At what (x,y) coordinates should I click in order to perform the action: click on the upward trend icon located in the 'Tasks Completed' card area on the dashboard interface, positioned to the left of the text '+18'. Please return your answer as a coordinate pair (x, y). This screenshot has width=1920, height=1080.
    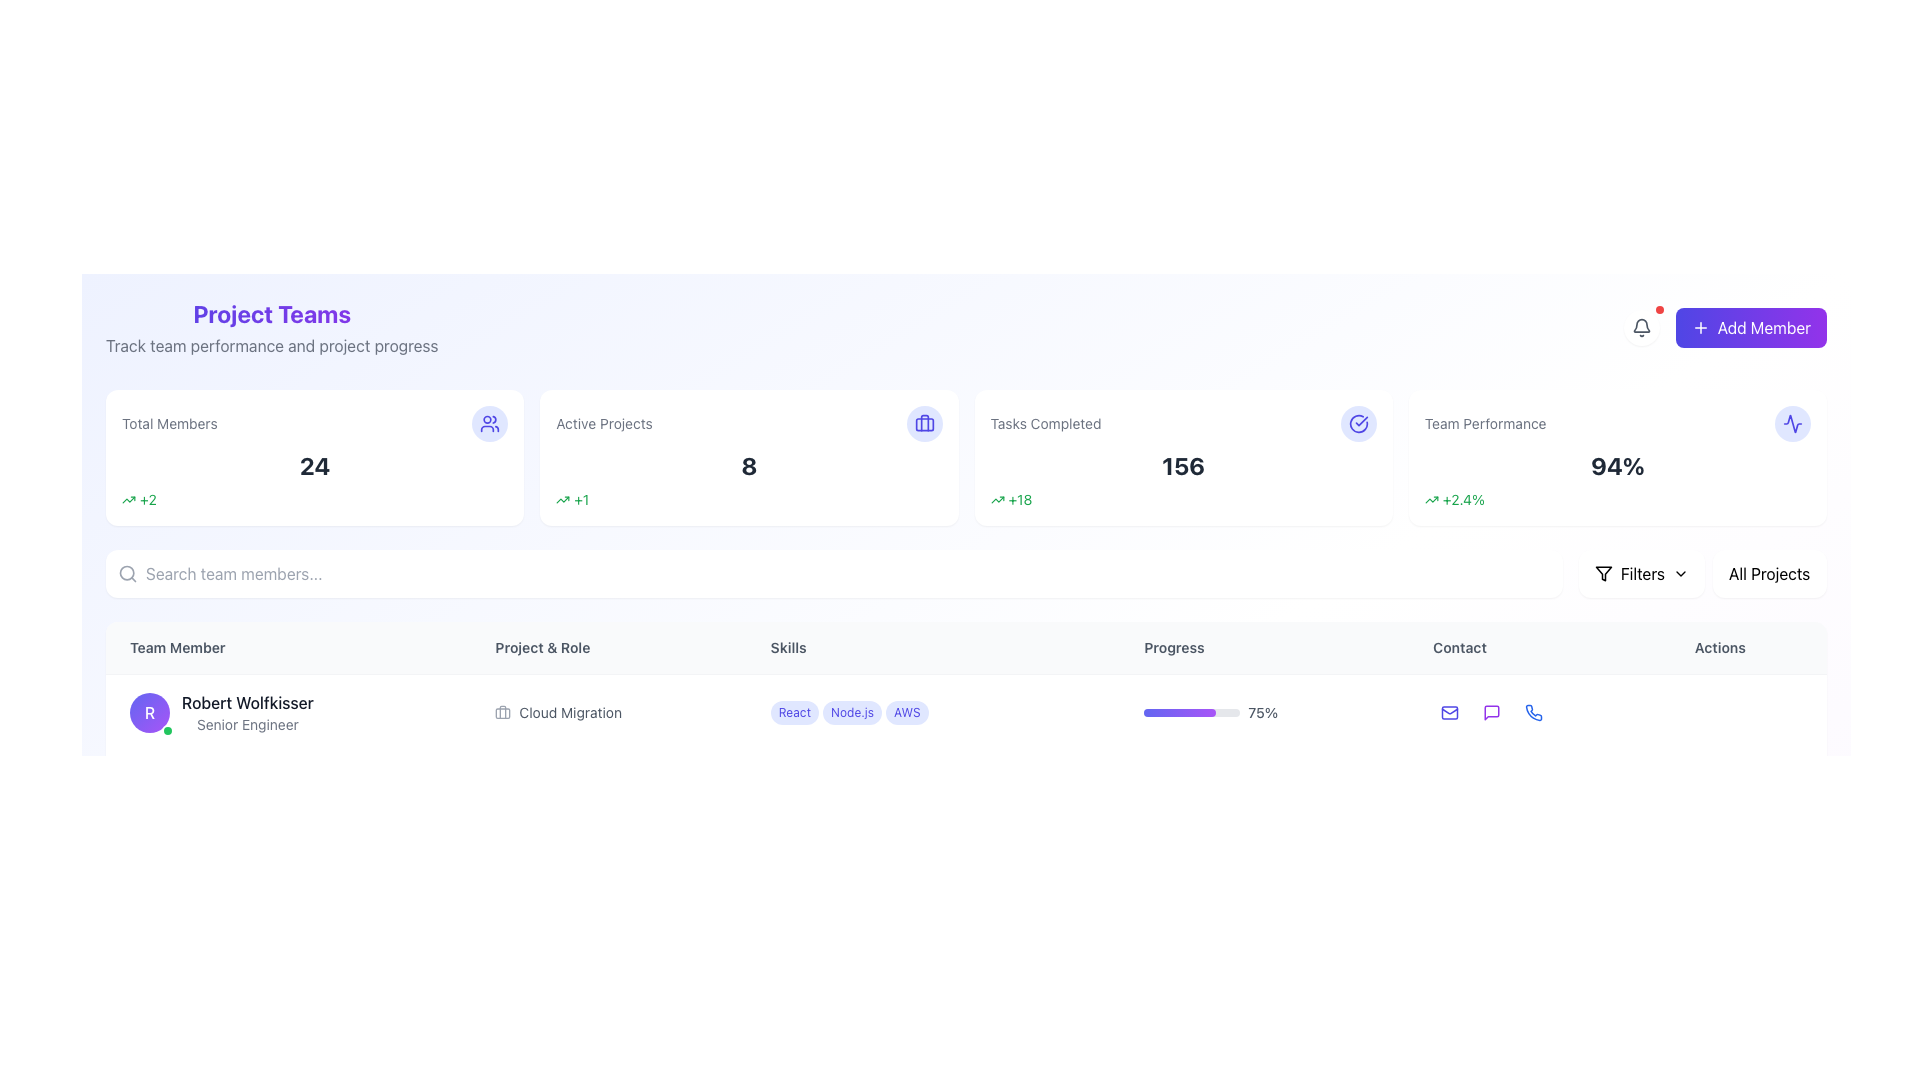
    Looking at the image, I should click on (997, 499).